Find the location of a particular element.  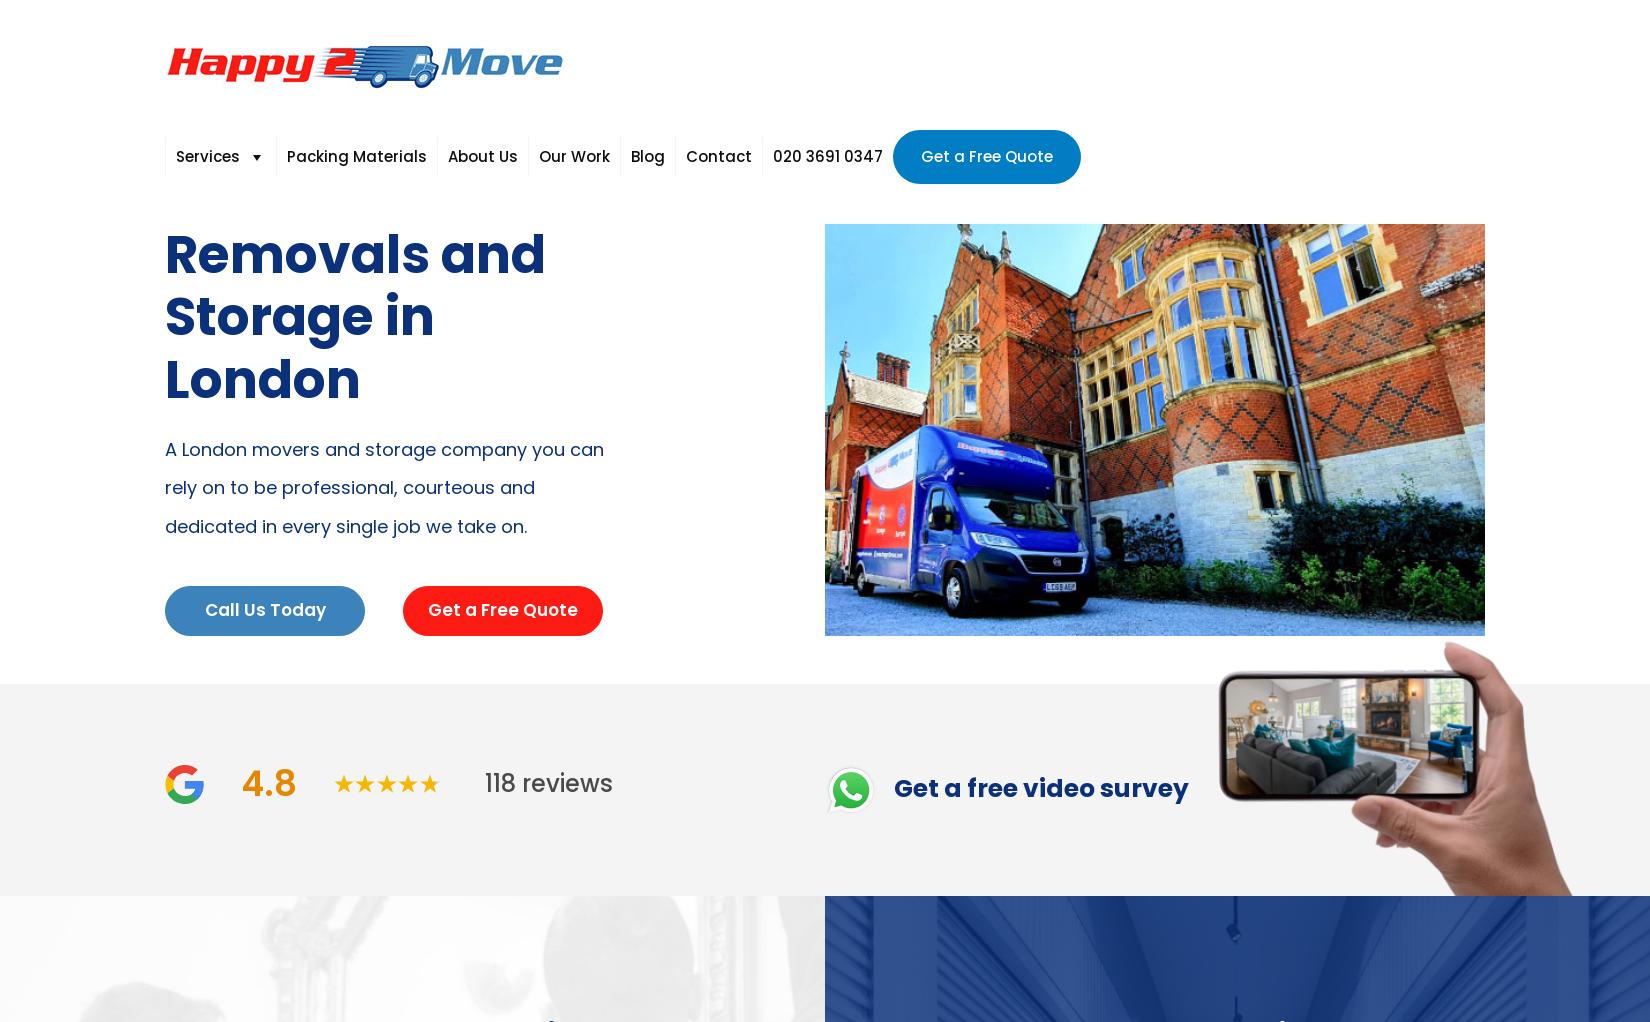

'Storage' is located at coordinates (204, 307).